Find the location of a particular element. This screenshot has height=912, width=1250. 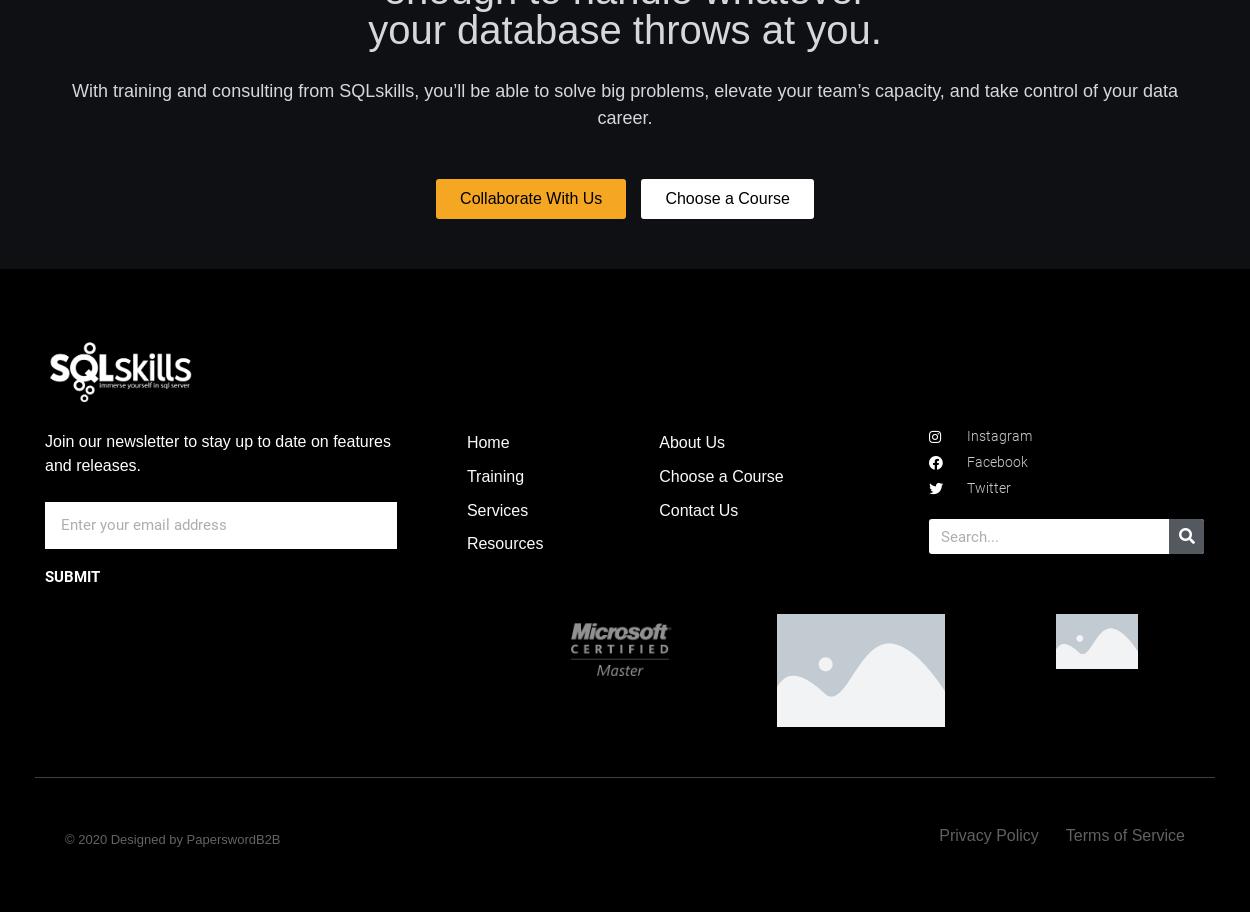

'Join our newsletter to stay up to date on features and releases.' is located at coordinates (216, 452).